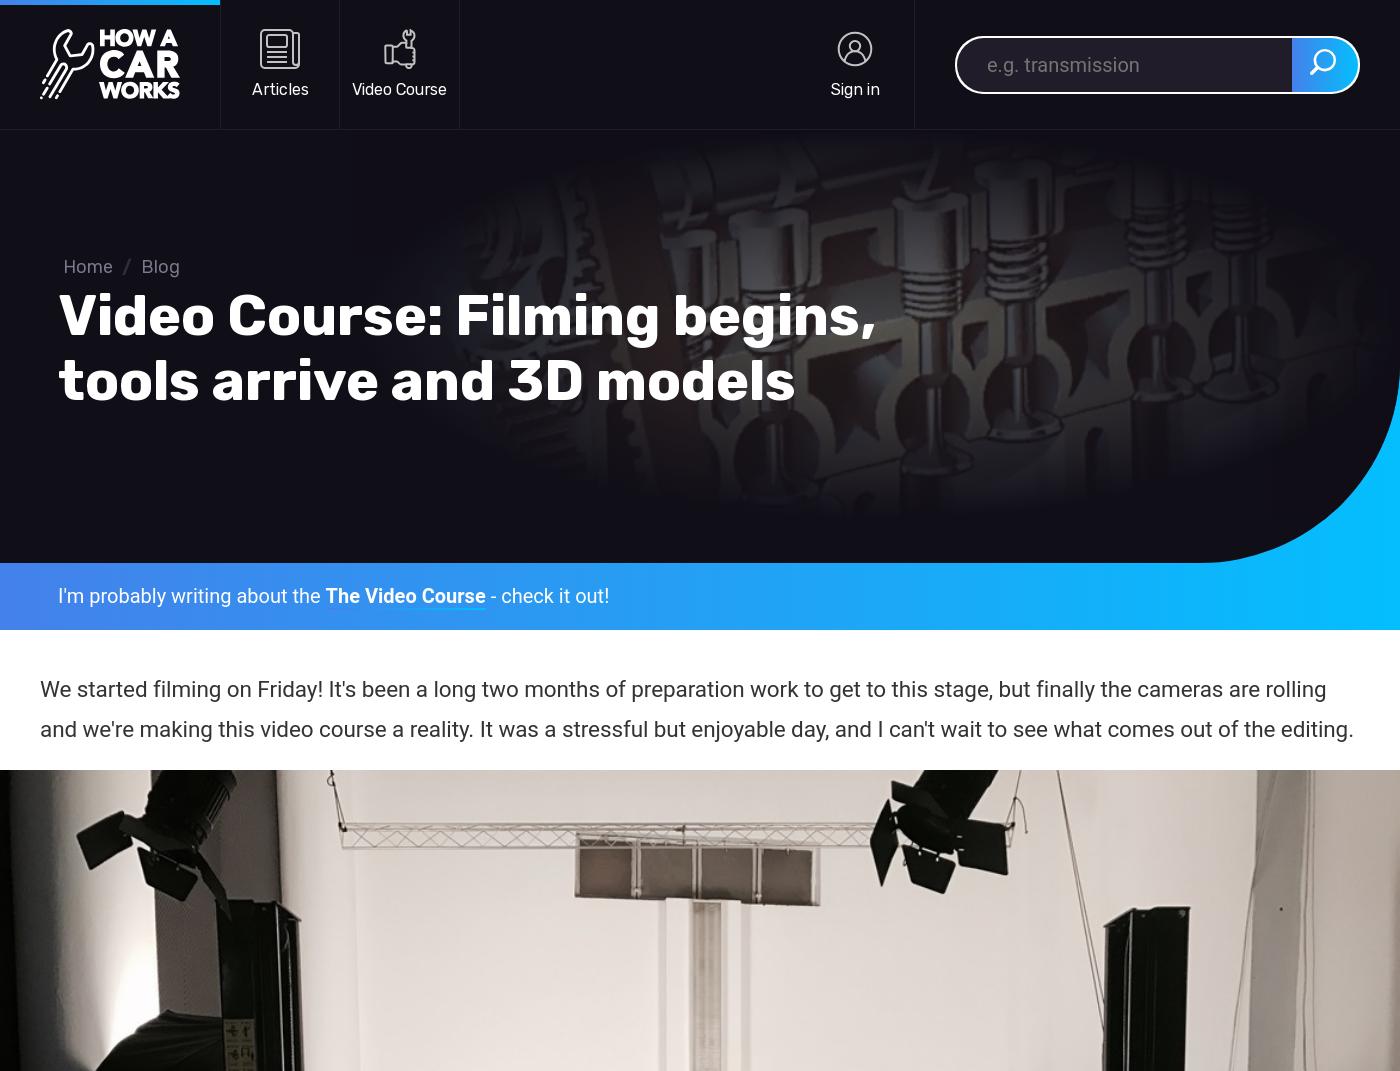  What do you see at coordinates (405, 596) in the screenshot?
I see `'The Video Course'` at bounding box center [405, 596].